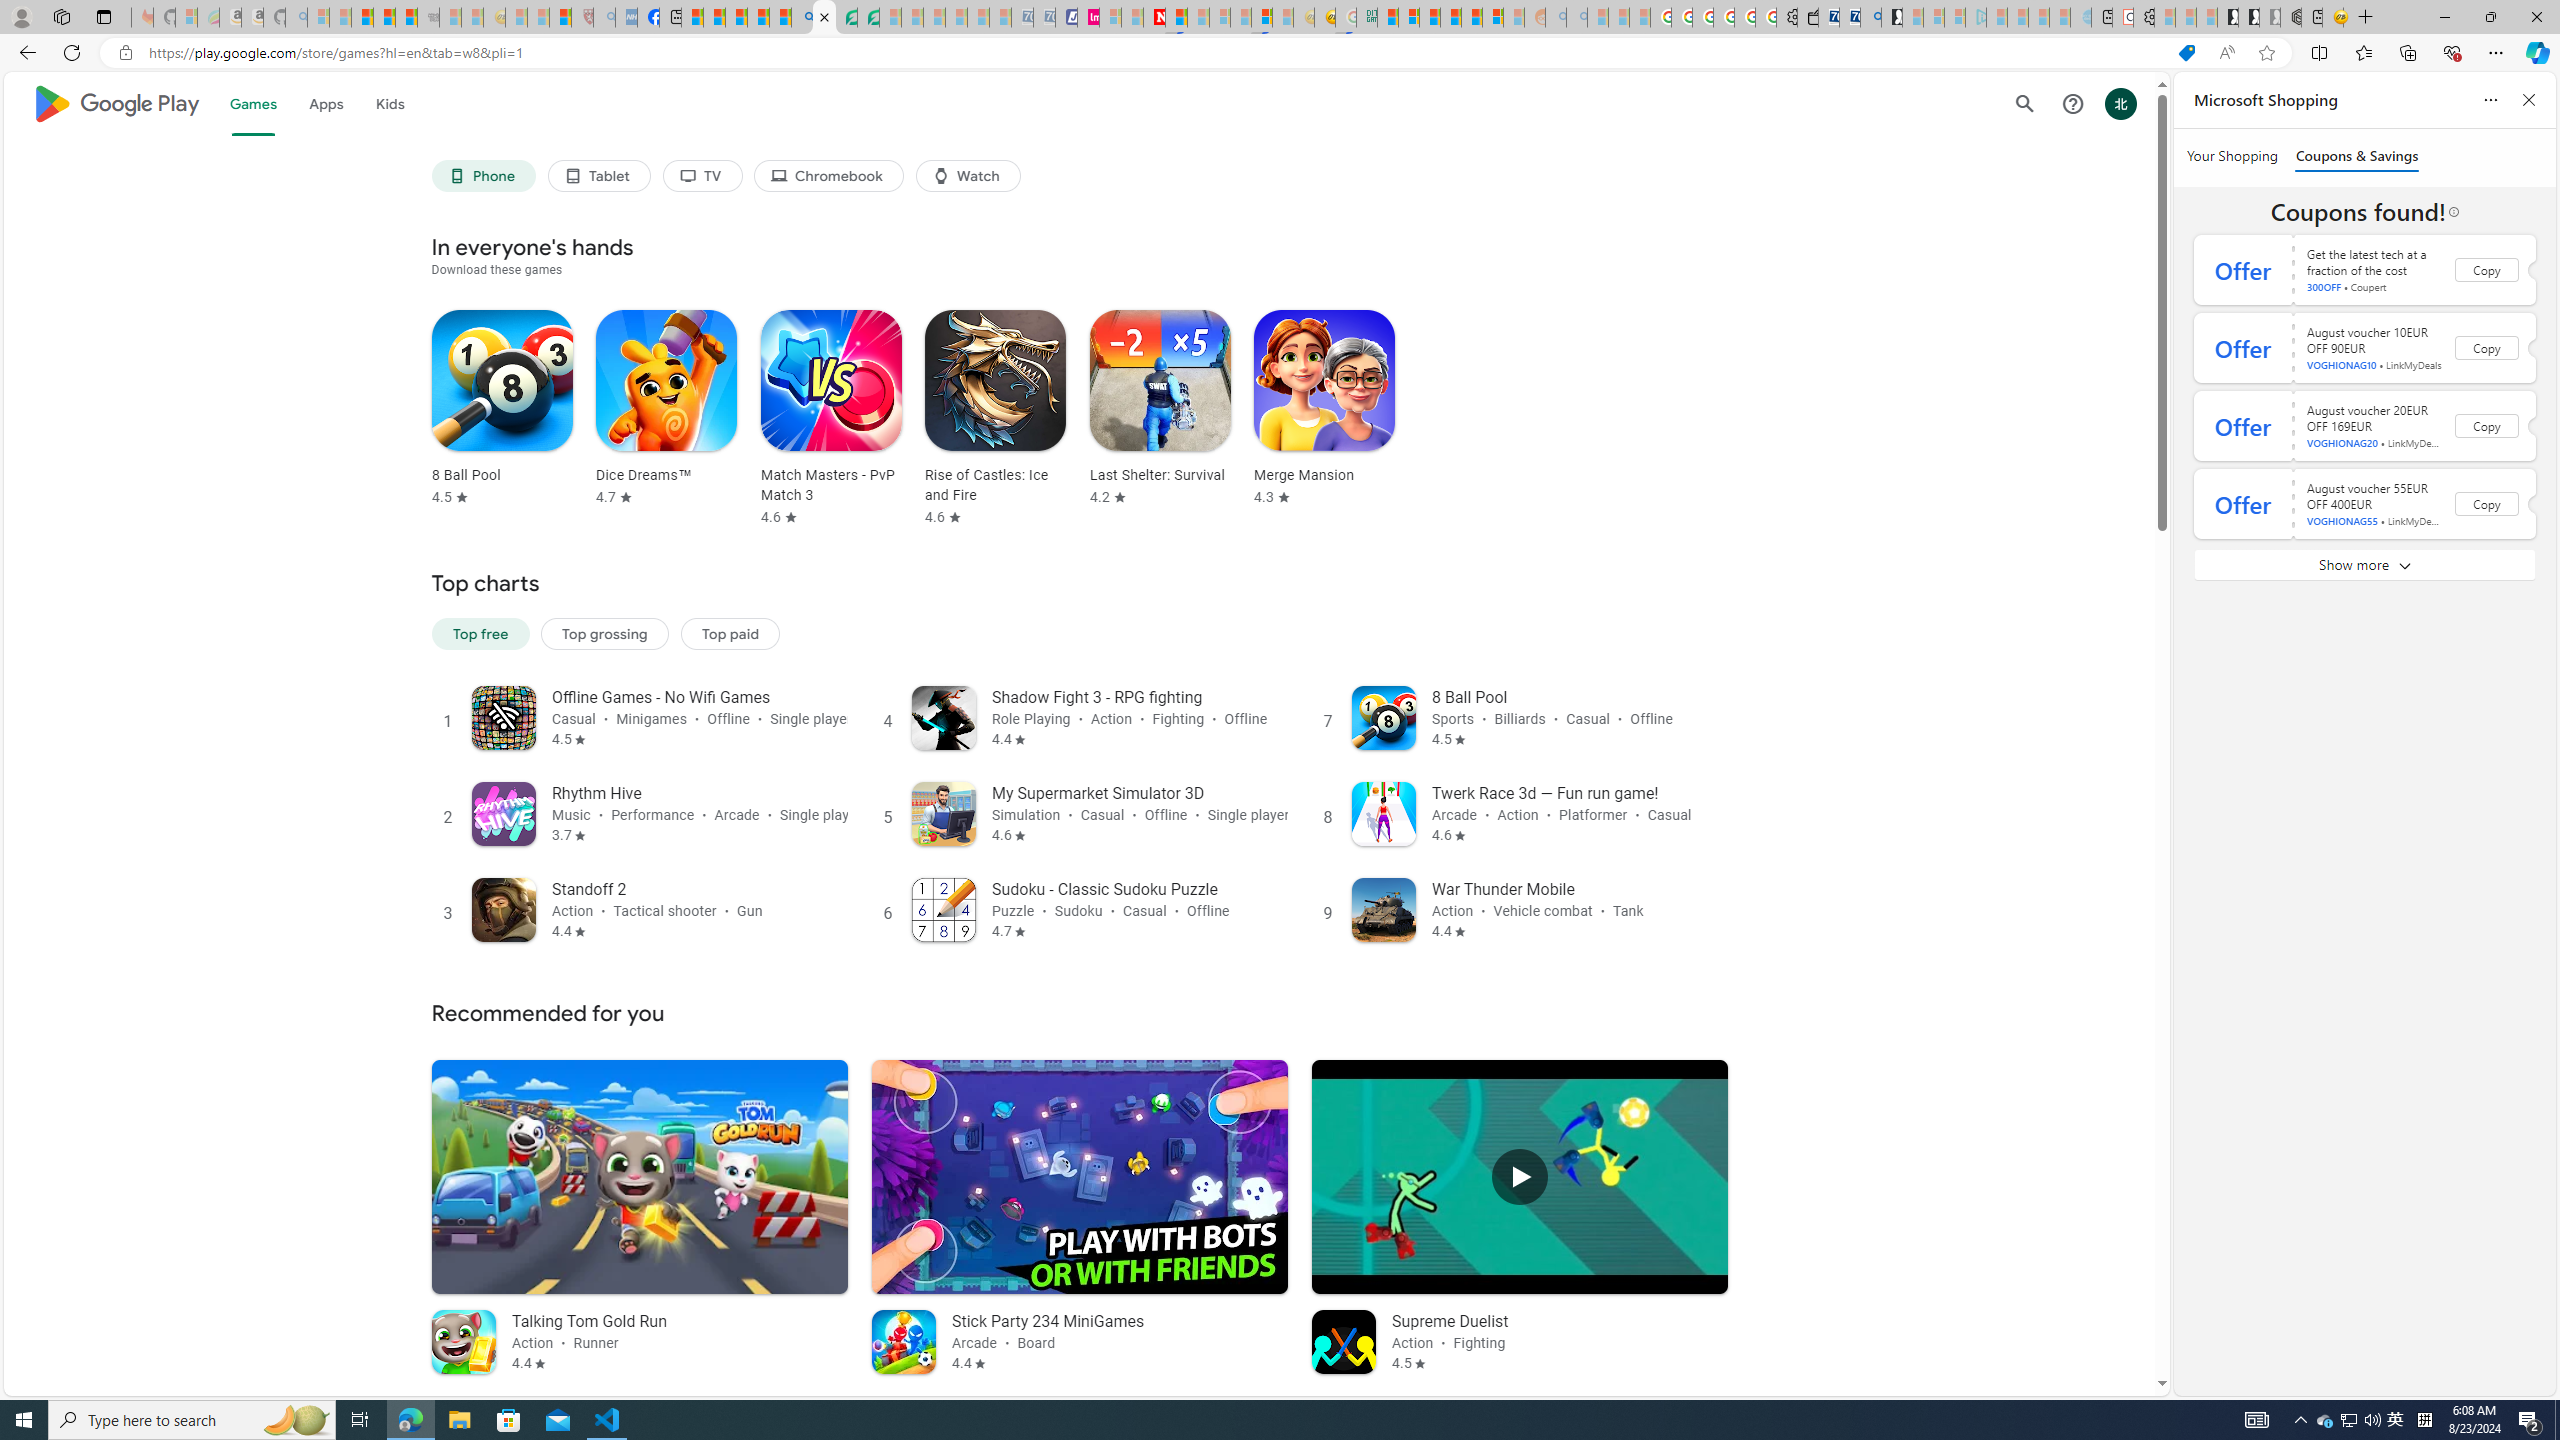 This screenshot has width=2560, height=1440. What do you see at coordinates (2227, 16) in the screenshot?
I see `'Play Free Online Games | Games from Microsoft Start'` at bounding box center [2227, 16].